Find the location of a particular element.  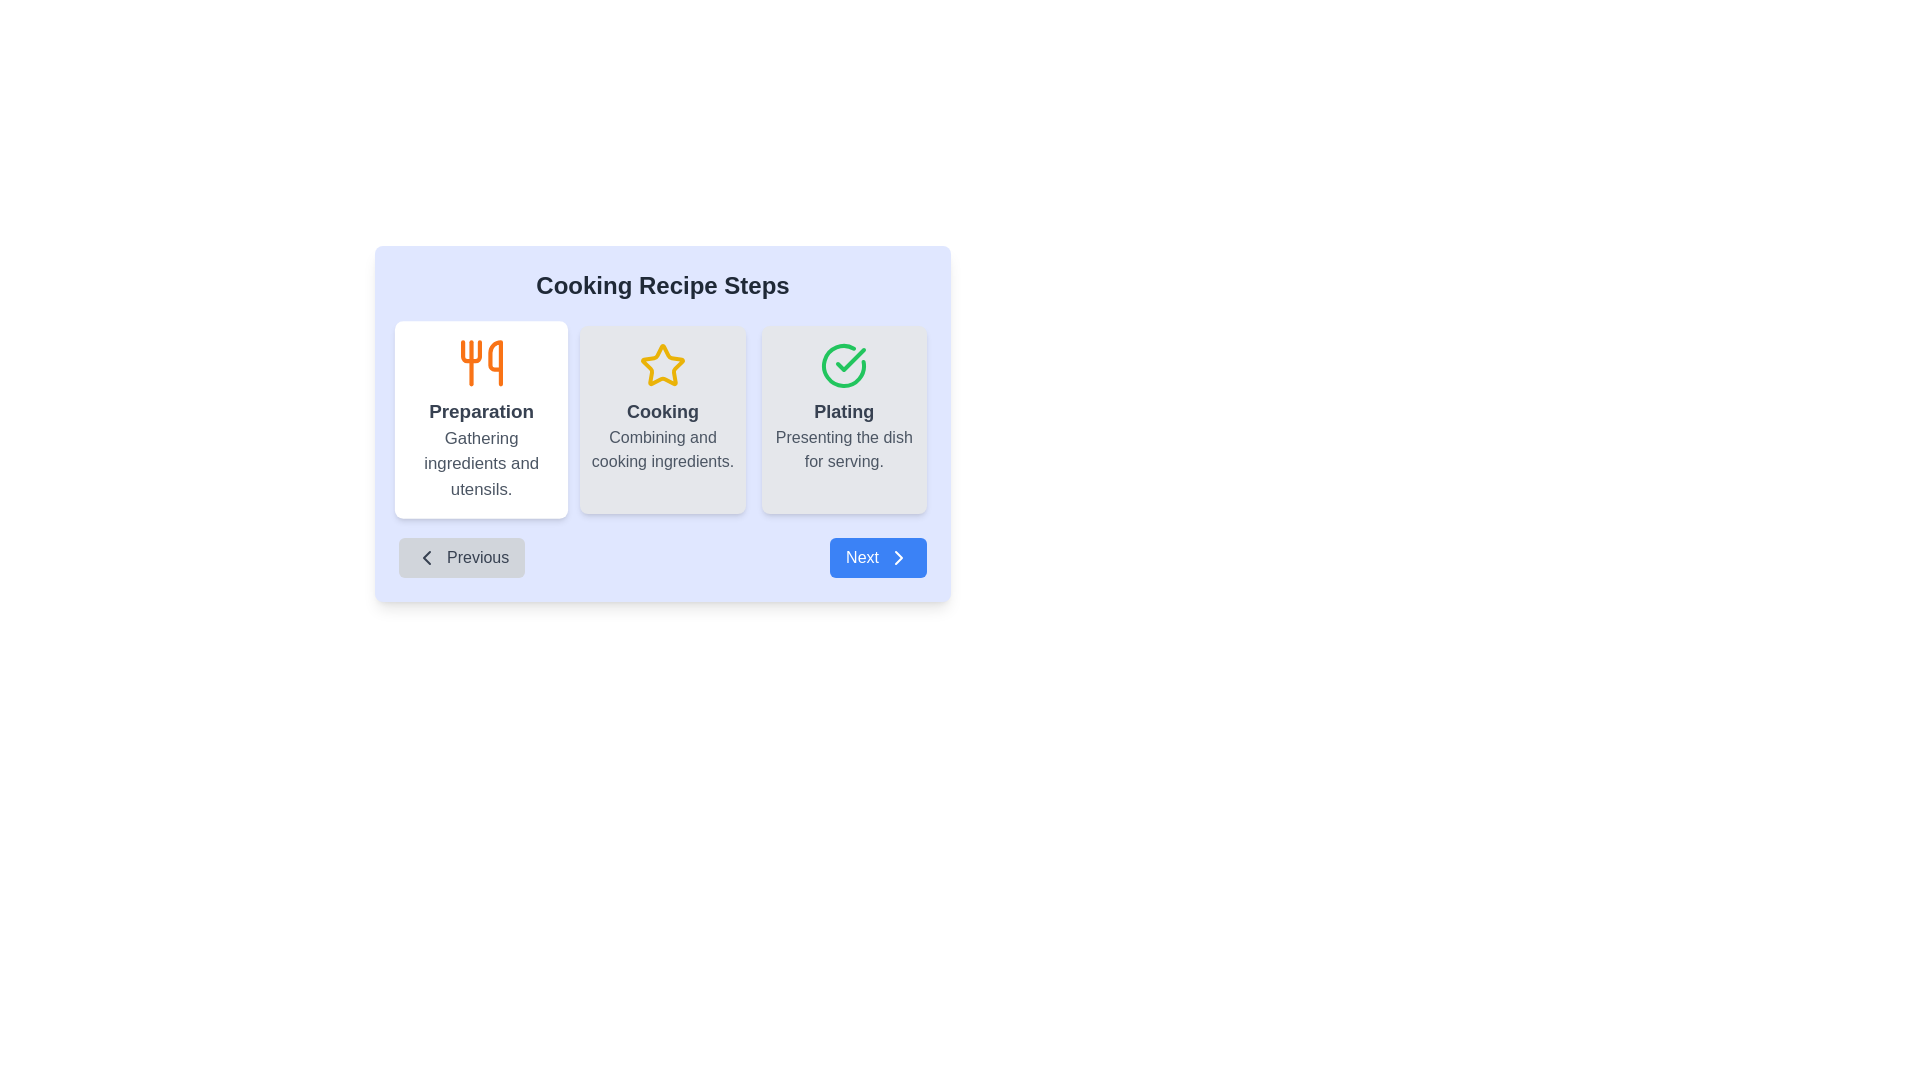

the Cooking icon located in the center card of three horizontal cards, which visually represents the concept of 'Cooking' is located at coordinates (662, 366).